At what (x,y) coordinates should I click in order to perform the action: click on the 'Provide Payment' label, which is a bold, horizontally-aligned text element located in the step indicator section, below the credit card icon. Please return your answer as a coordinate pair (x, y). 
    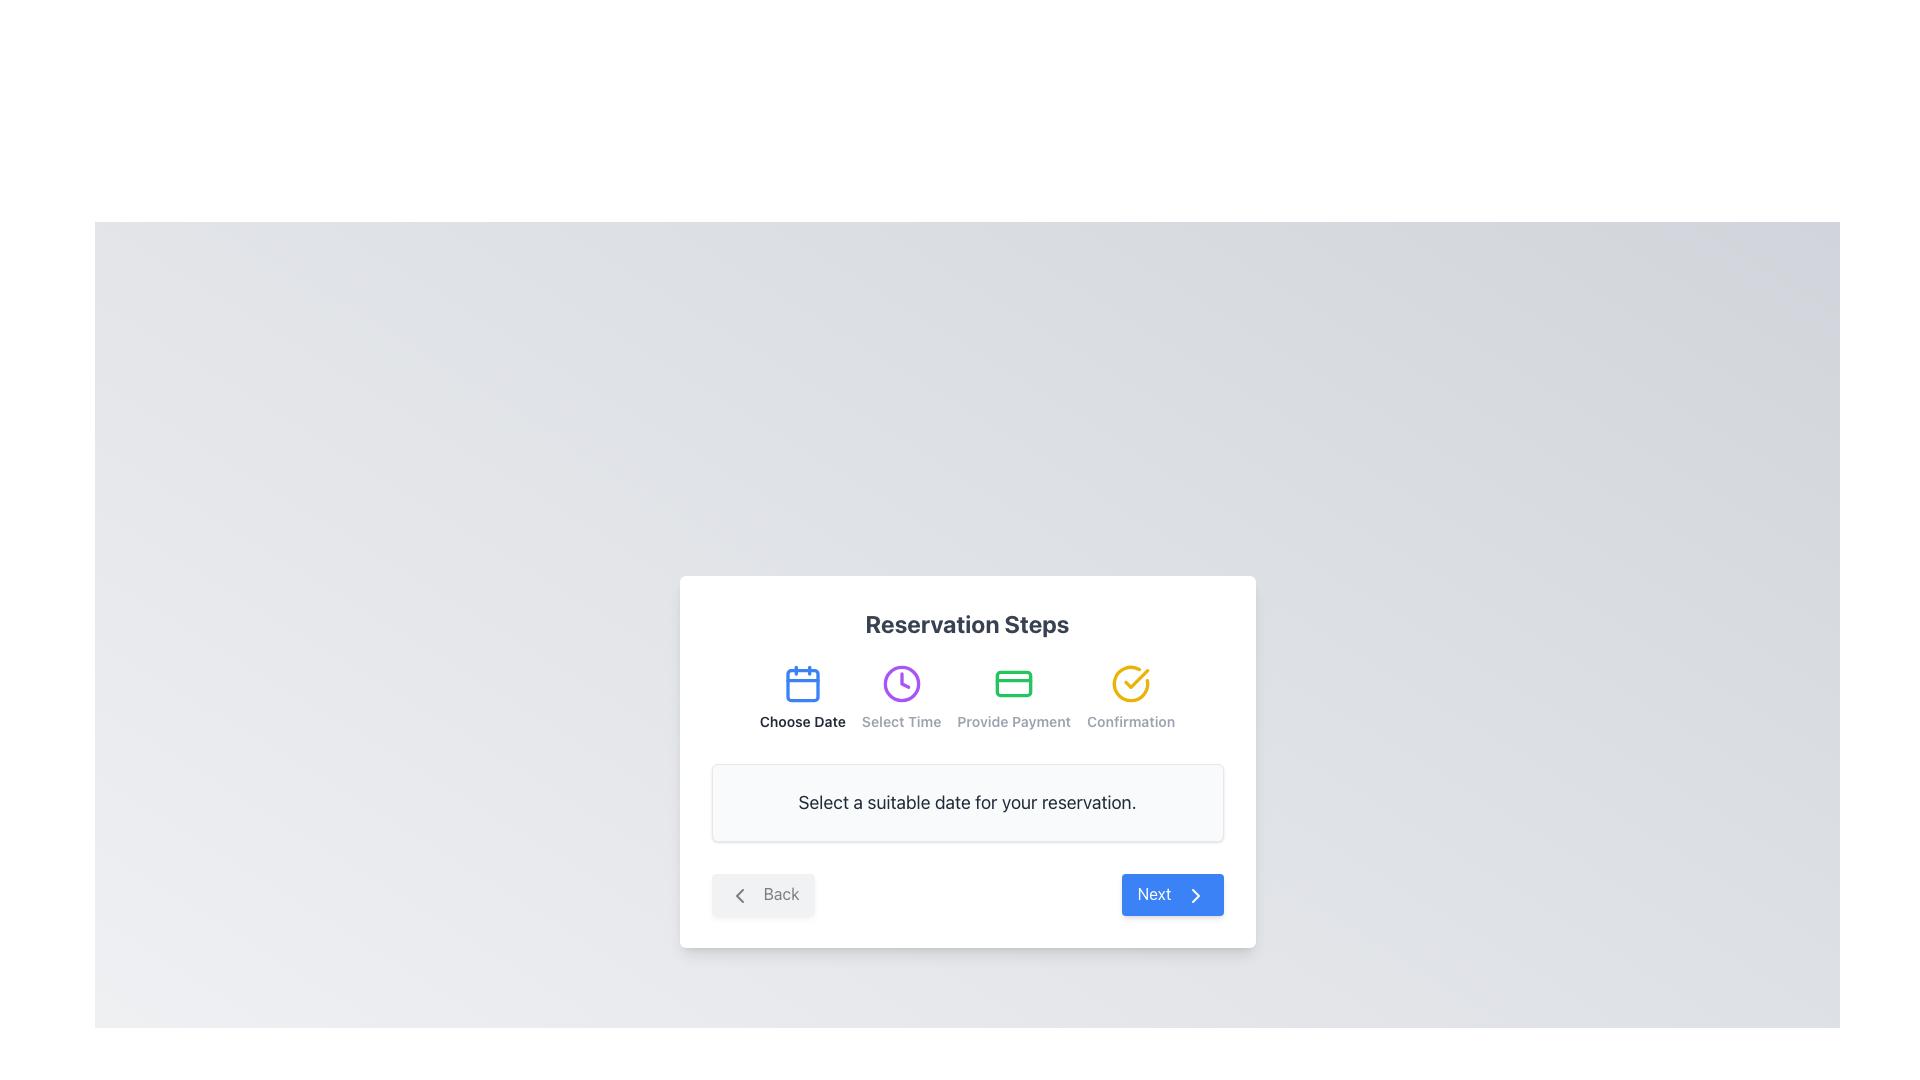
    Looking at the image, I should click on (1014, 722).